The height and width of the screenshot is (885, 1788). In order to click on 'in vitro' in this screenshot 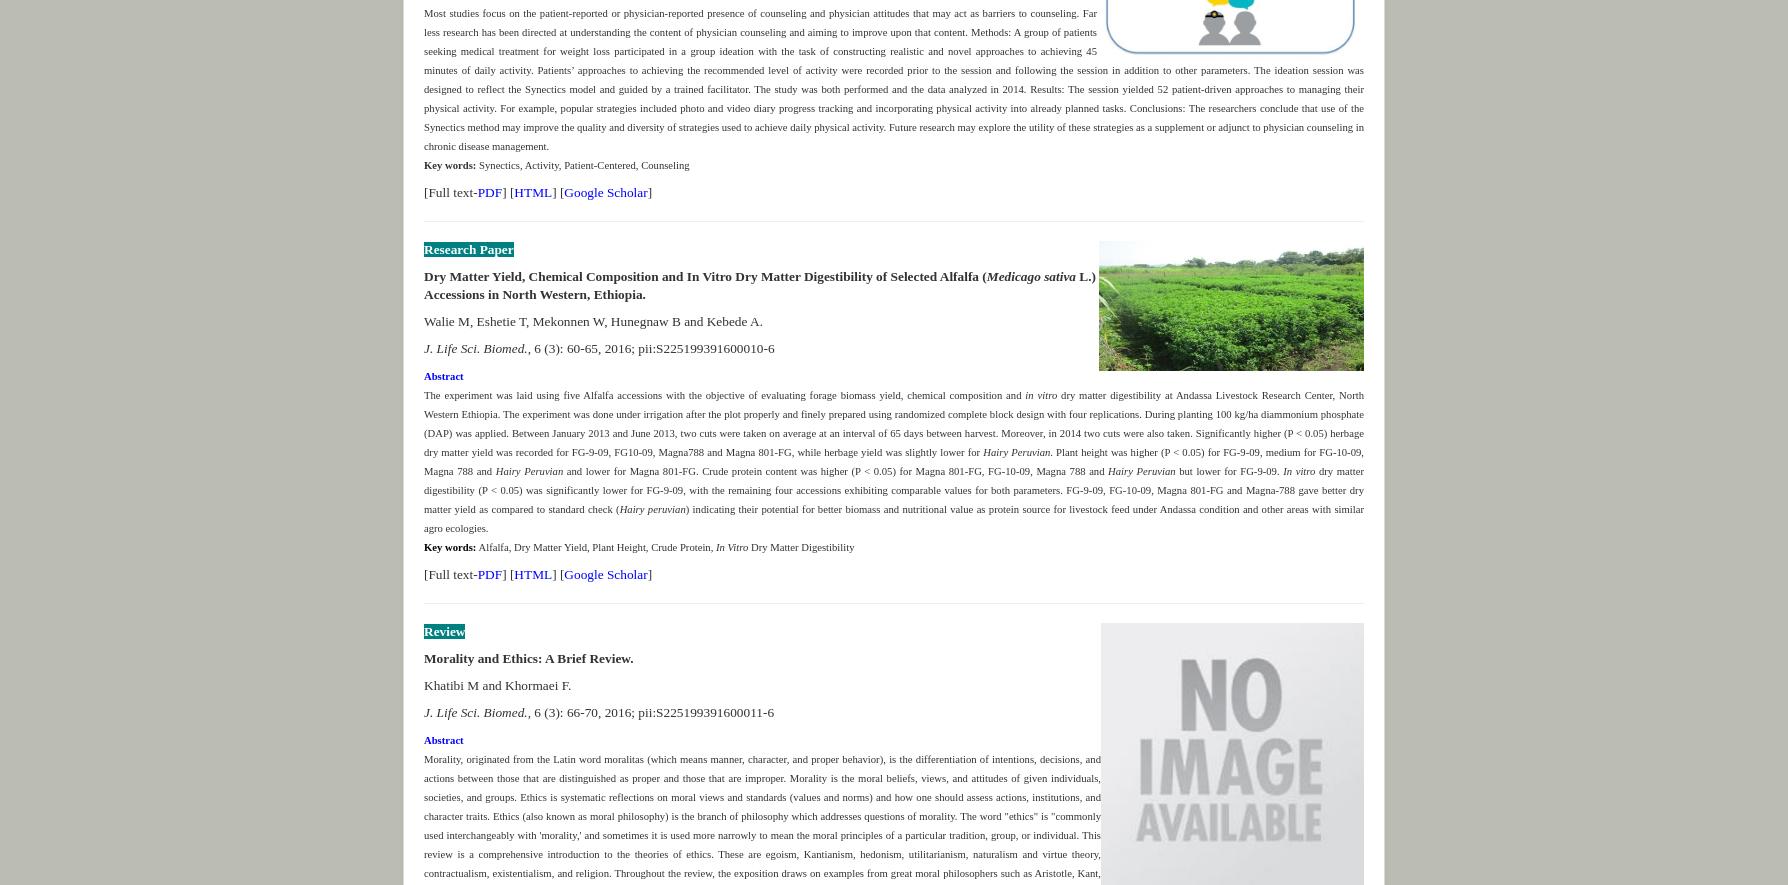, I will do `click(1040, 393)`.